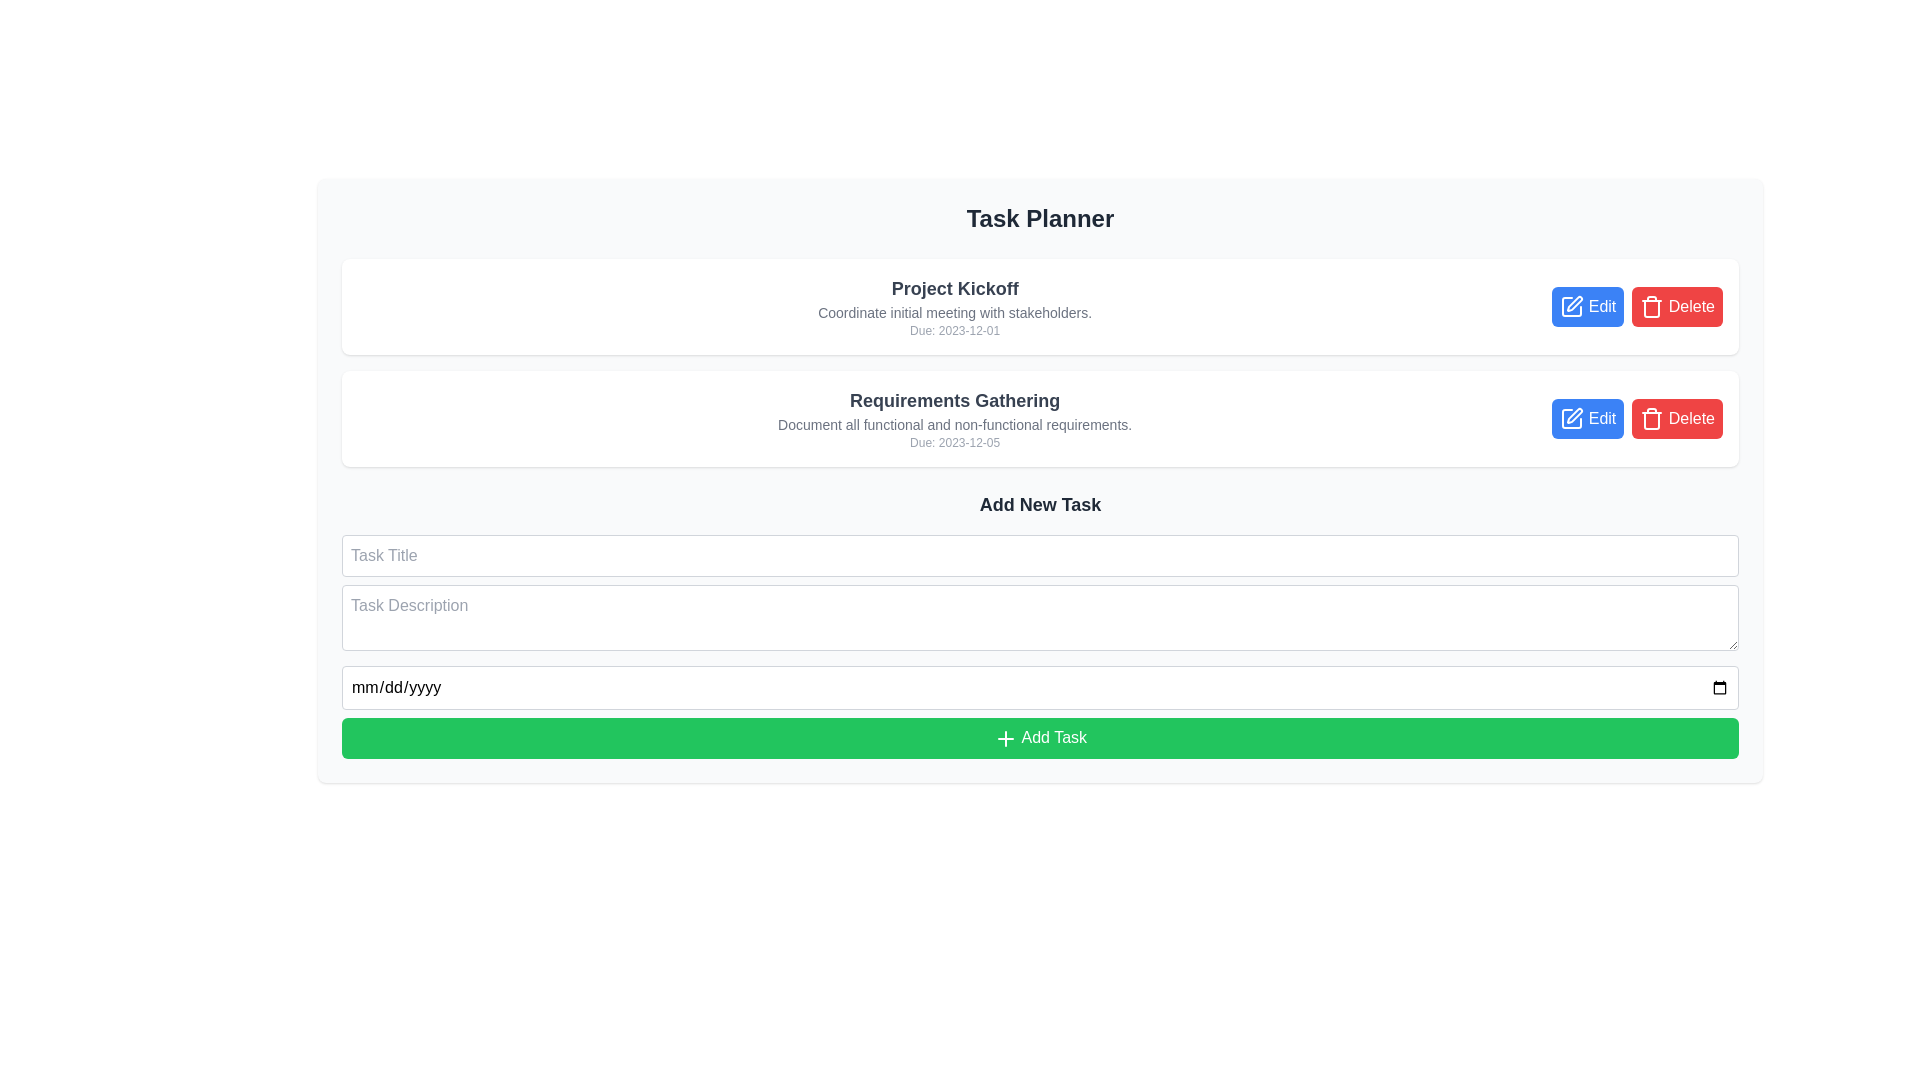 The width and height of the screenshot is (1920, 1080). Describe the element at coordinates (1005, 738) in the screenshot. I see `the center of the 'Add Task' icon within the green rectangular button` at that location.